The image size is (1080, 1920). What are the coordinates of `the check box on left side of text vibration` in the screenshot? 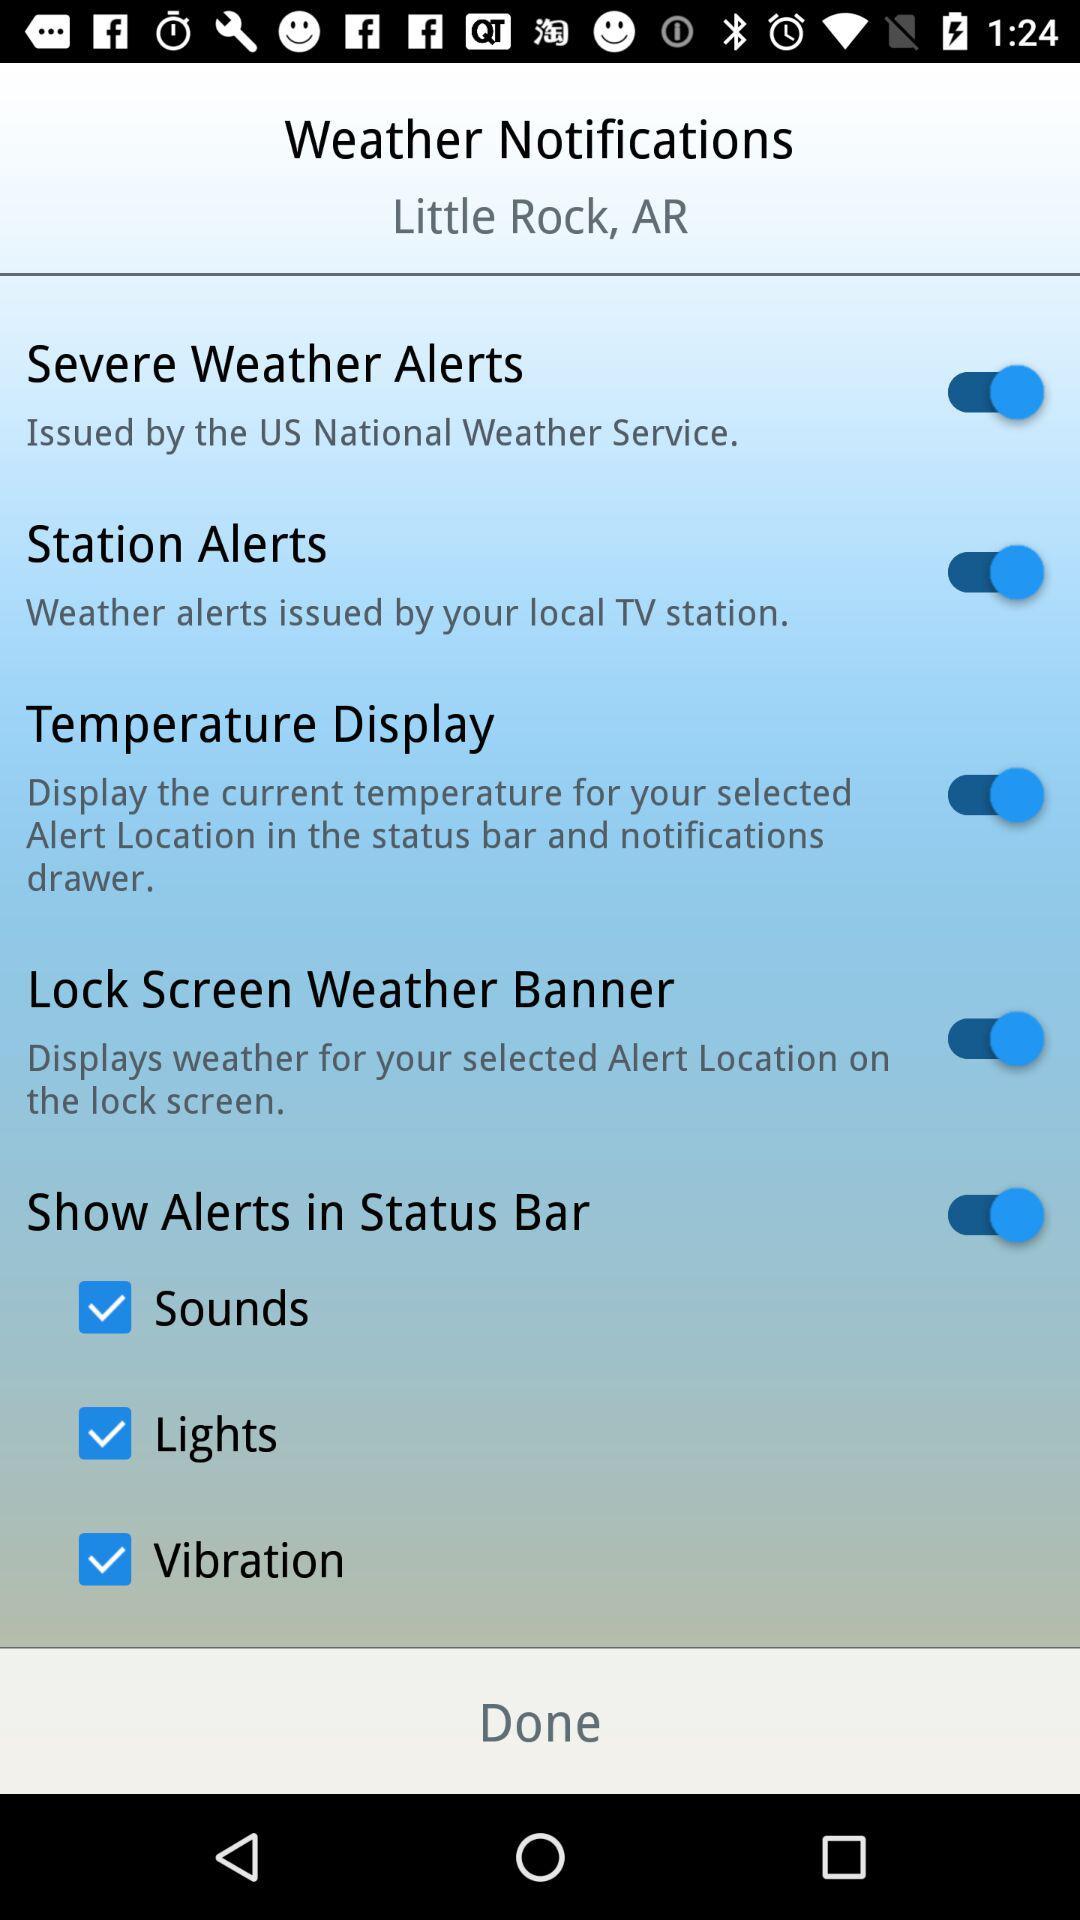 It's located at (104, 1558).